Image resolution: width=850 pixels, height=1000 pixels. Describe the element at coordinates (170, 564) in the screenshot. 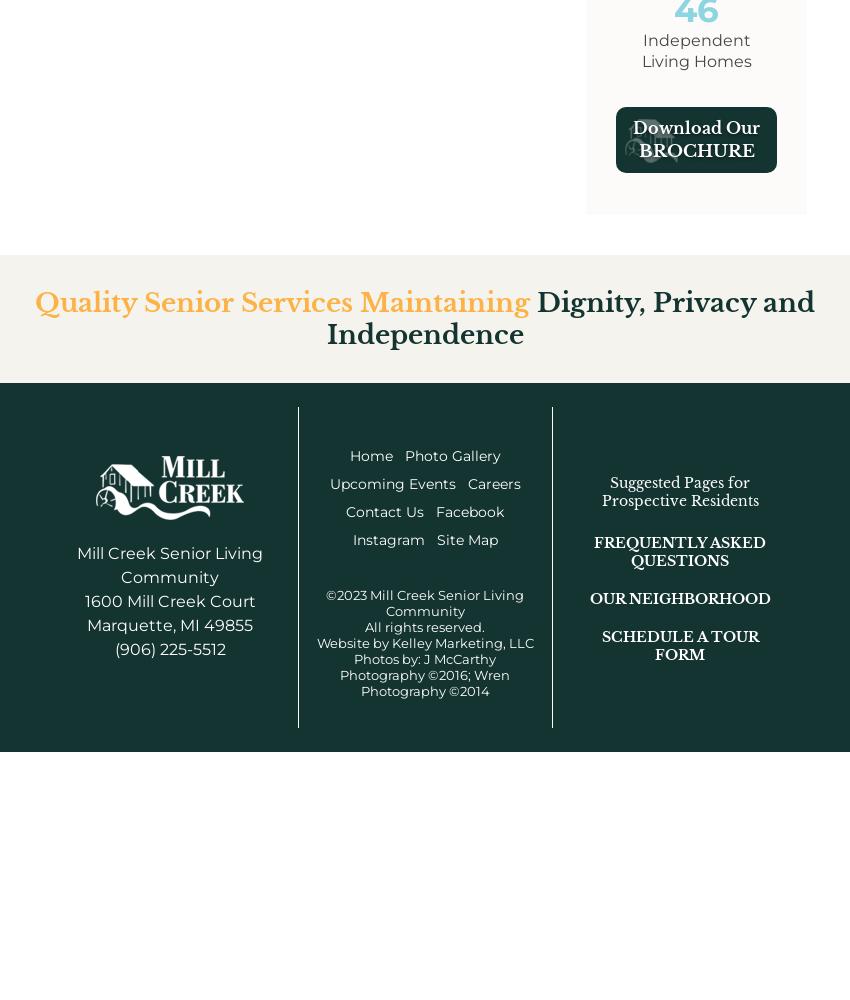

I see `'Mill Creek Senior Living Community'` at that location.